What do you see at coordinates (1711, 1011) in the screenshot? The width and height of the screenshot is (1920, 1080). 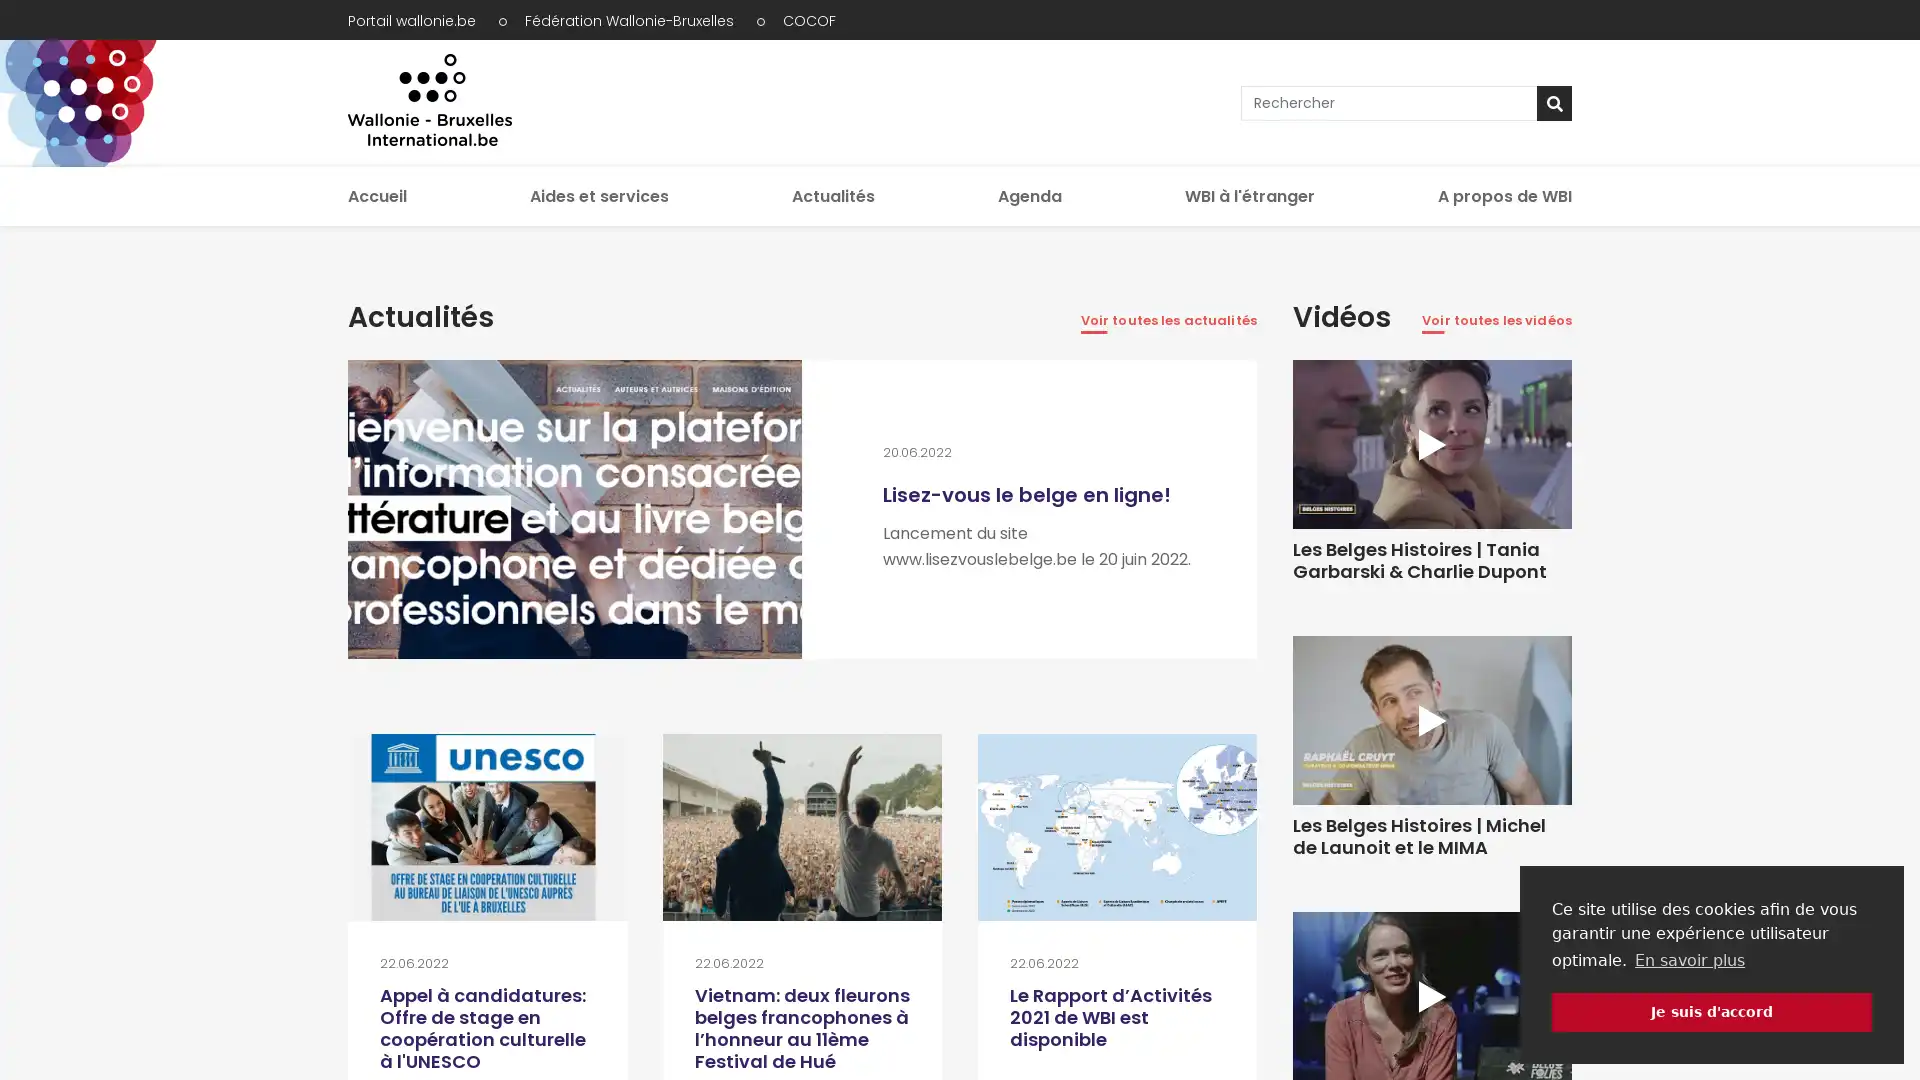 I see `dismiss cookie message` at bounding box center [1711, 1011].